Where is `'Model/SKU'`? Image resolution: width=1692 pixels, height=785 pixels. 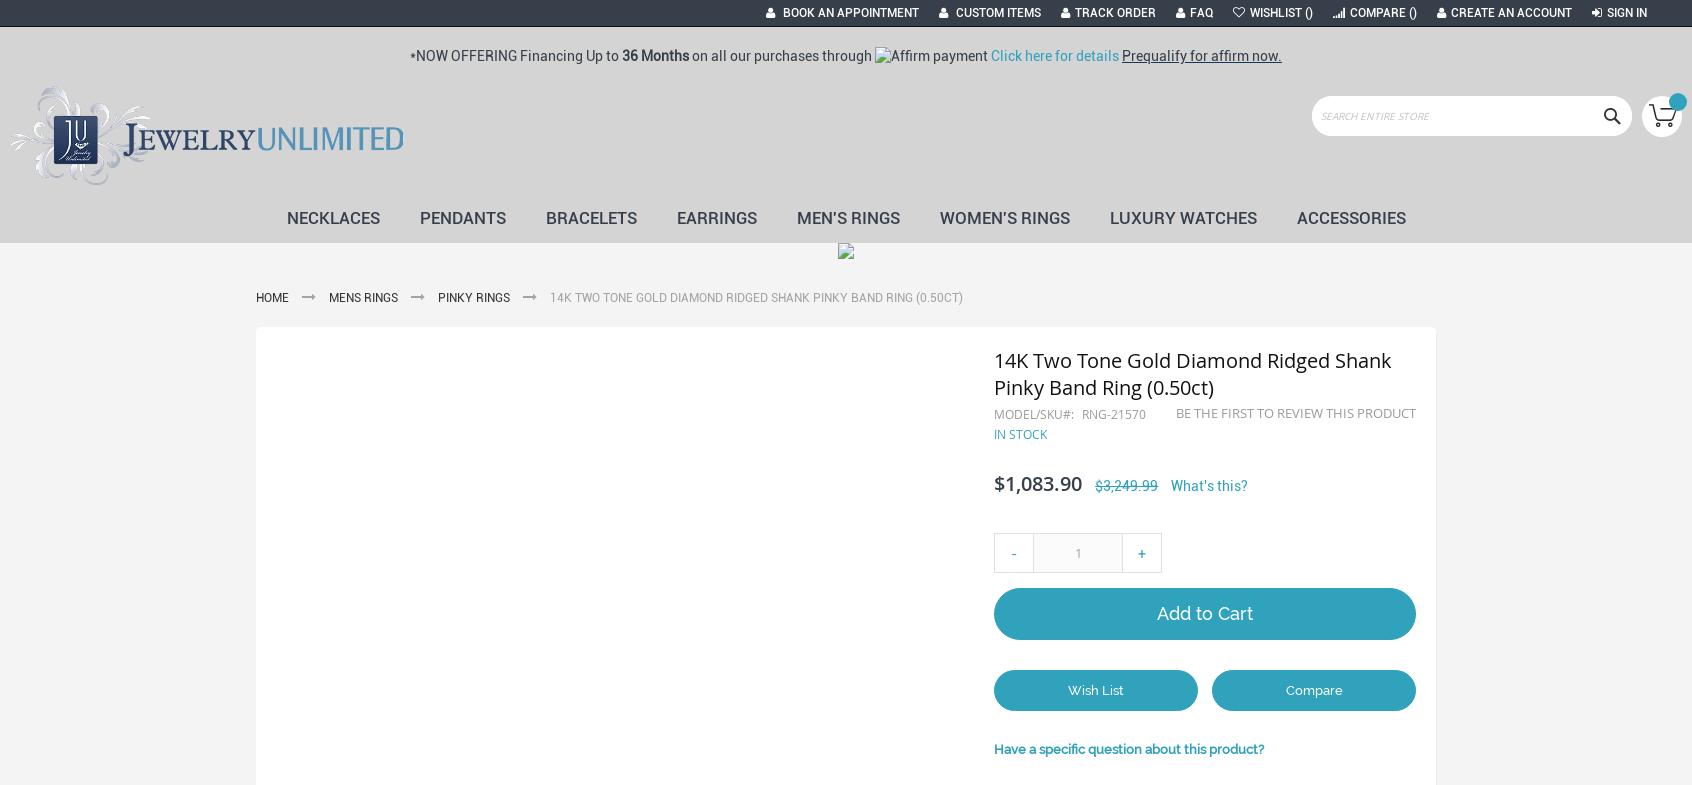 'Model/SKU' is located at coordinates (1027, 412).